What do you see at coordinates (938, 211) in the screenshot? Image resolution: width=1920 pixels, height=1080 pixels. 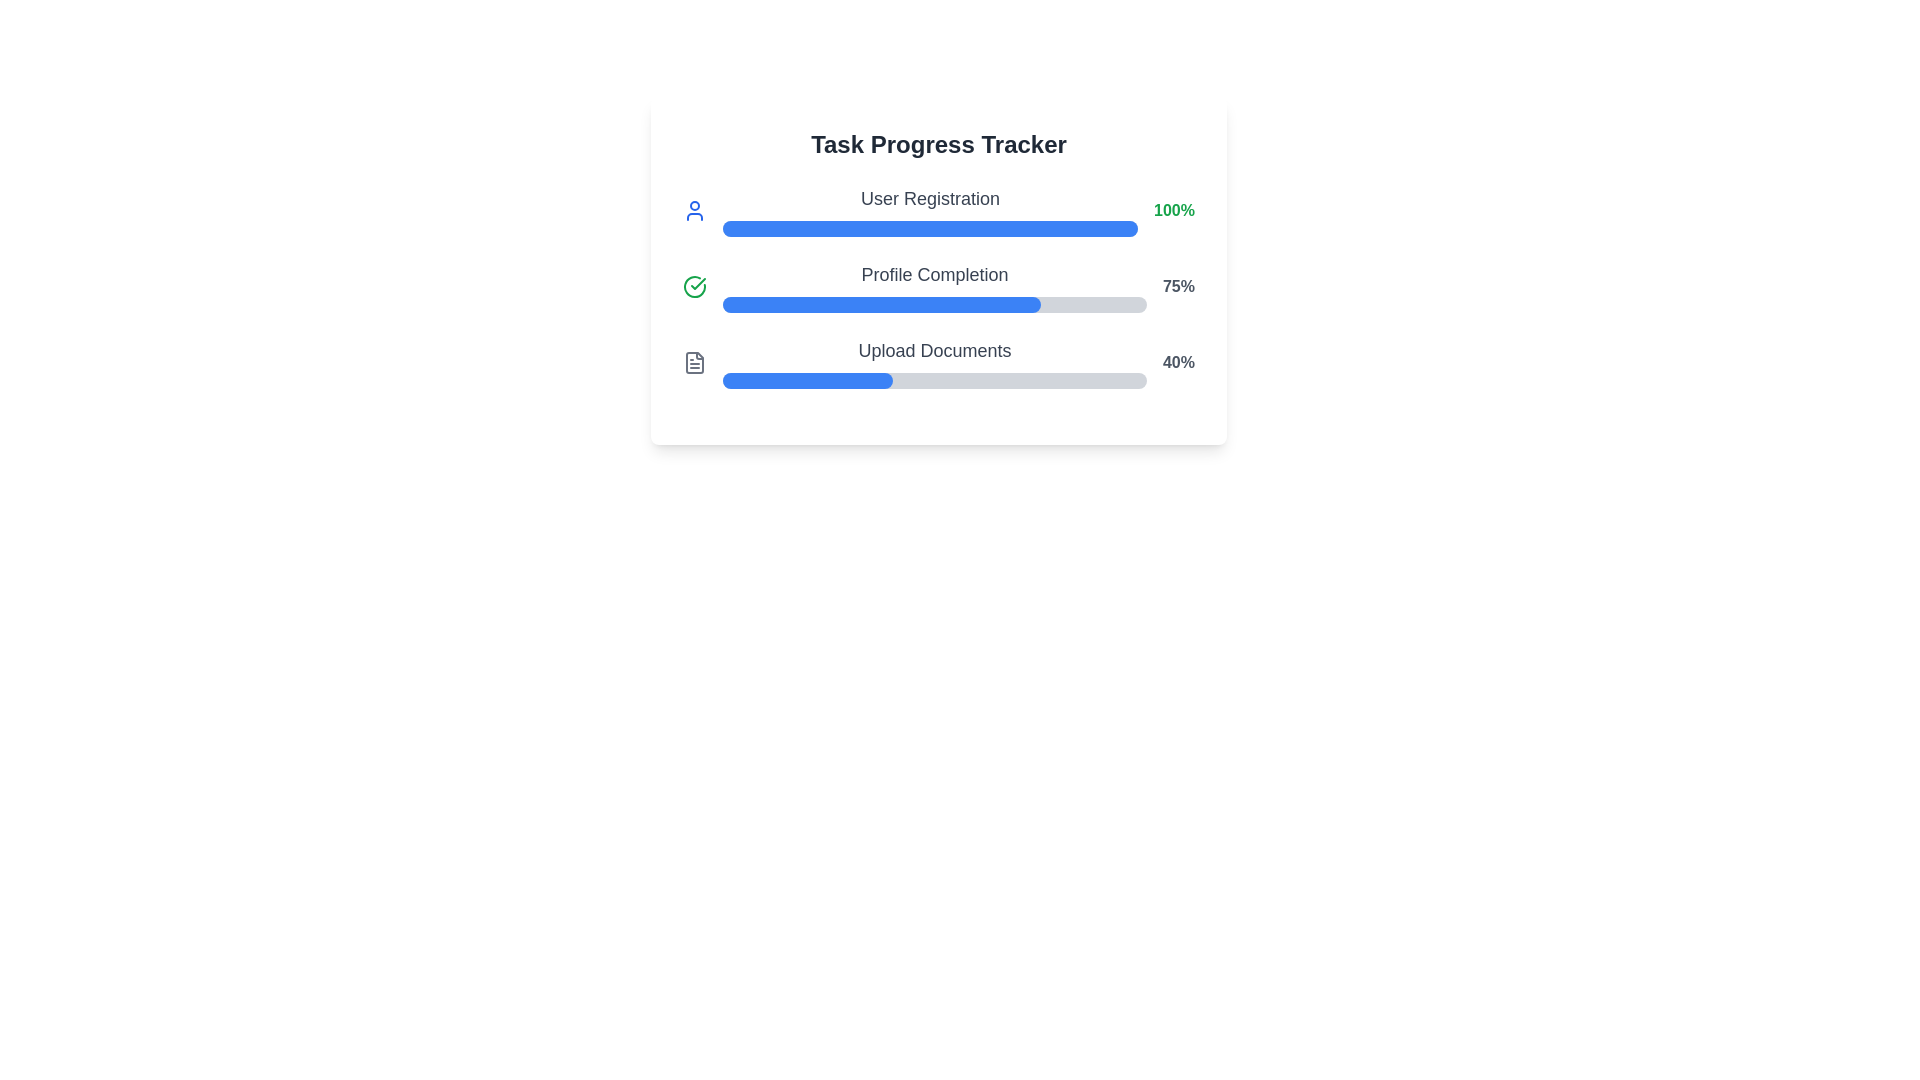 I see `the first progress indicator for the 'User Registration' task, which displays completion status and percentage on a white background, positioned above the 'Profile Completion' and 'Upload Documents' sections` at bounding box center [938, 211].